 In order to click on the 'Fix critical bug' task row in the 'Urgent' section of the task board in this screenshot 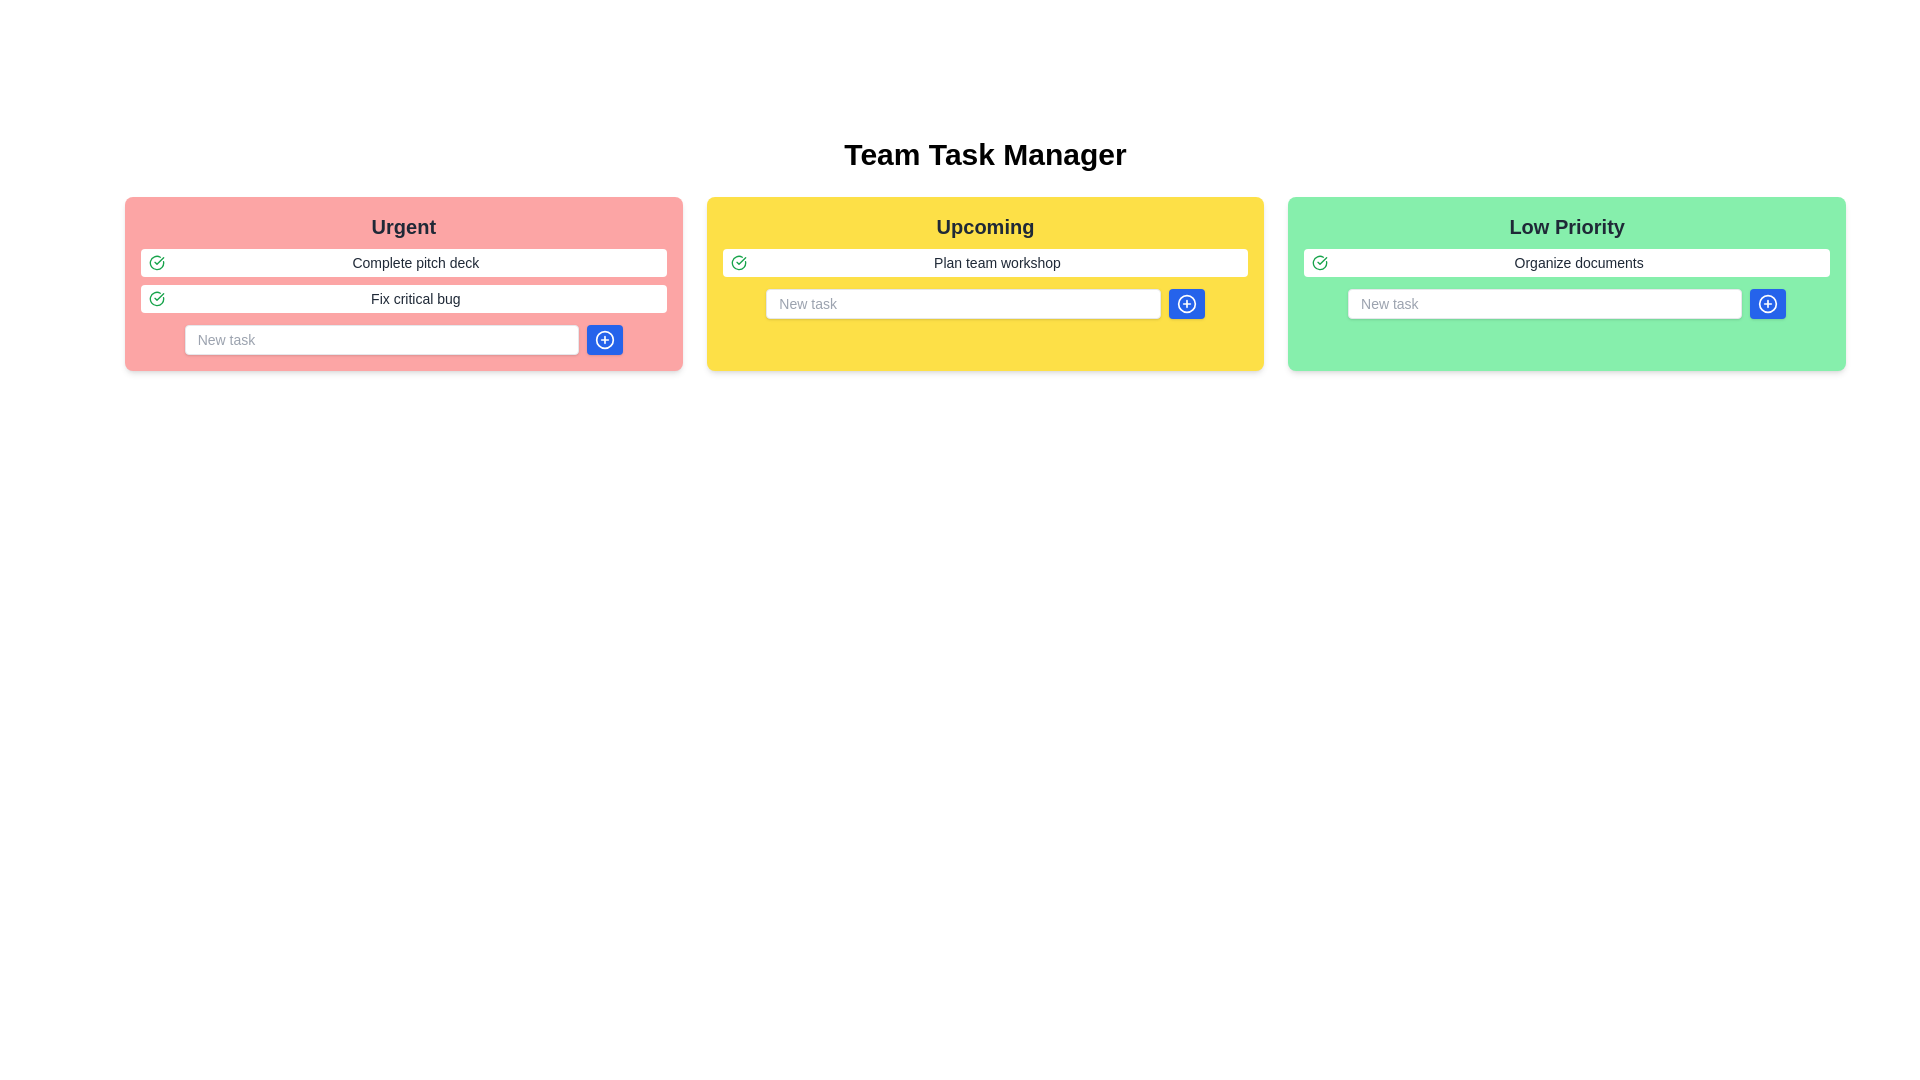, I will do `click(402, 299)`.